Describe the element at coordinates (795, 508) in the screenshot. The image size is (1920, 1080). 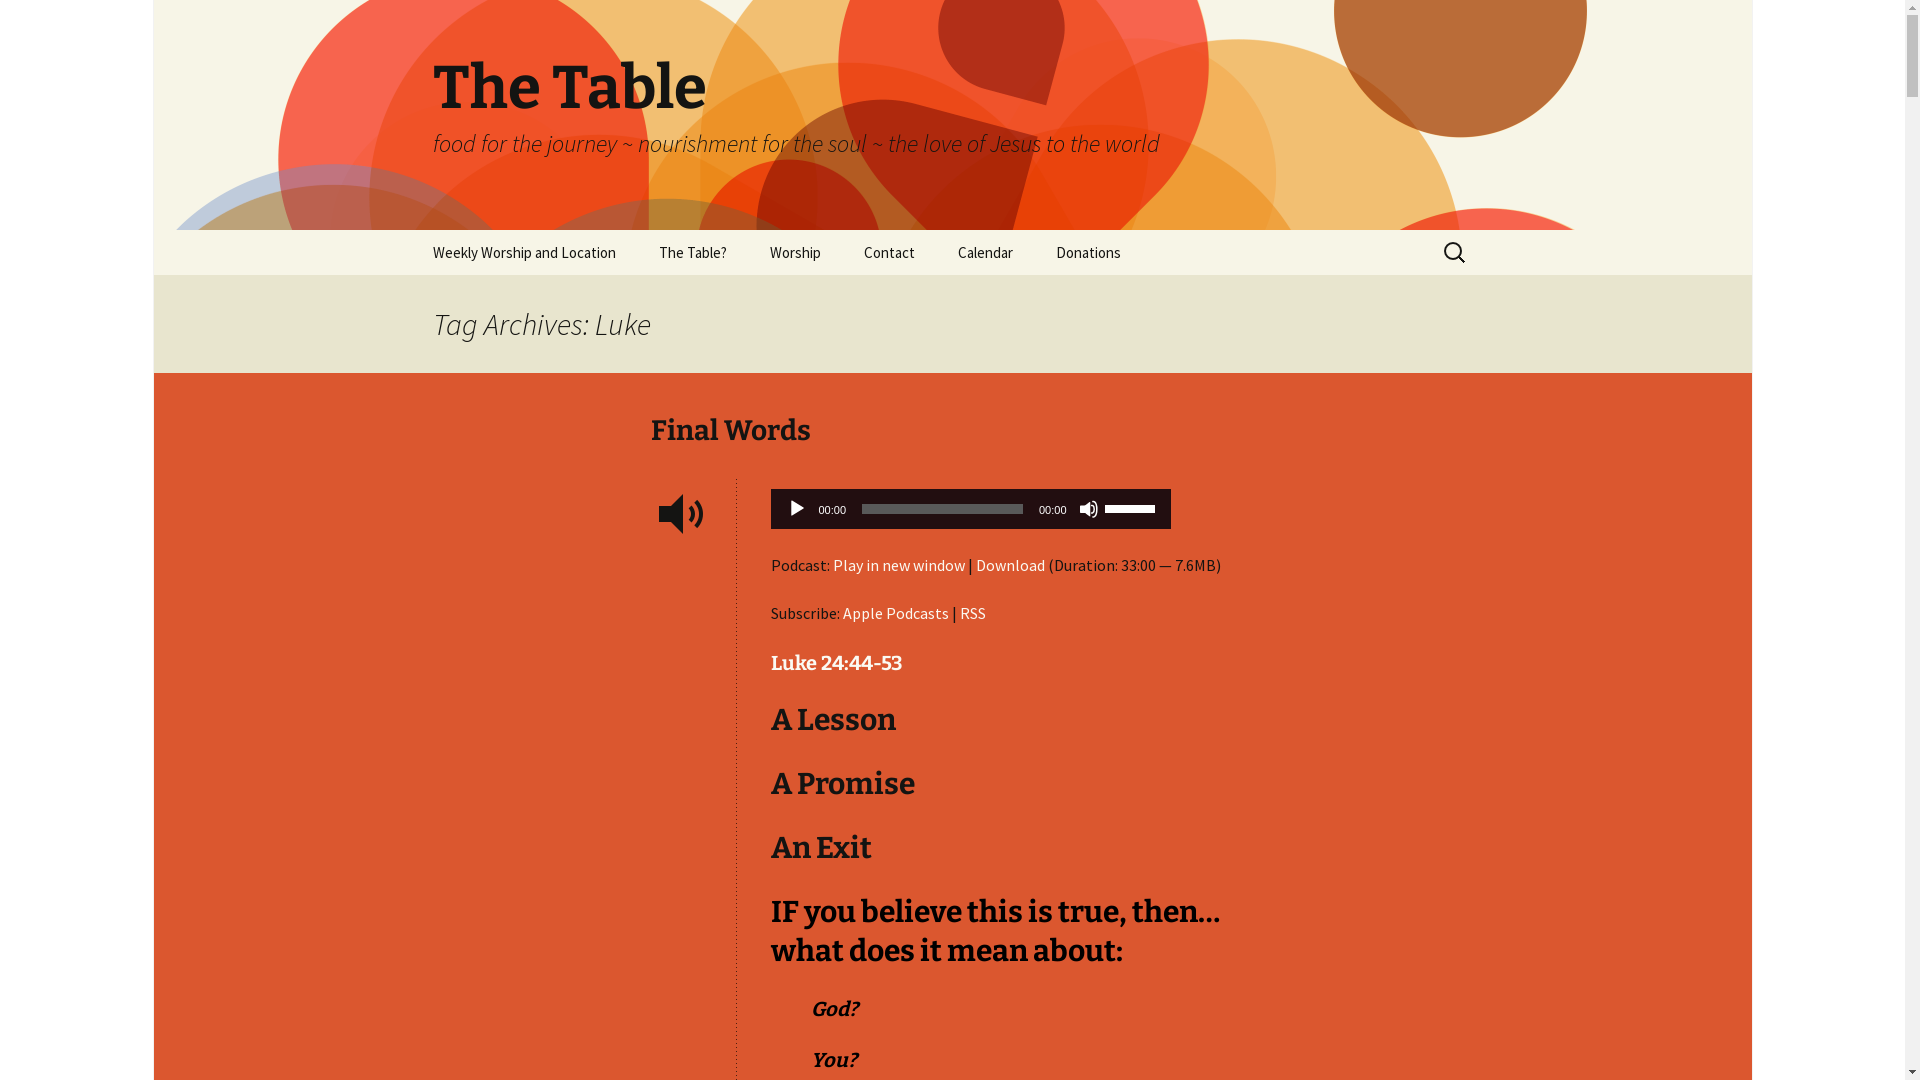
I see `'Play'` at that location.